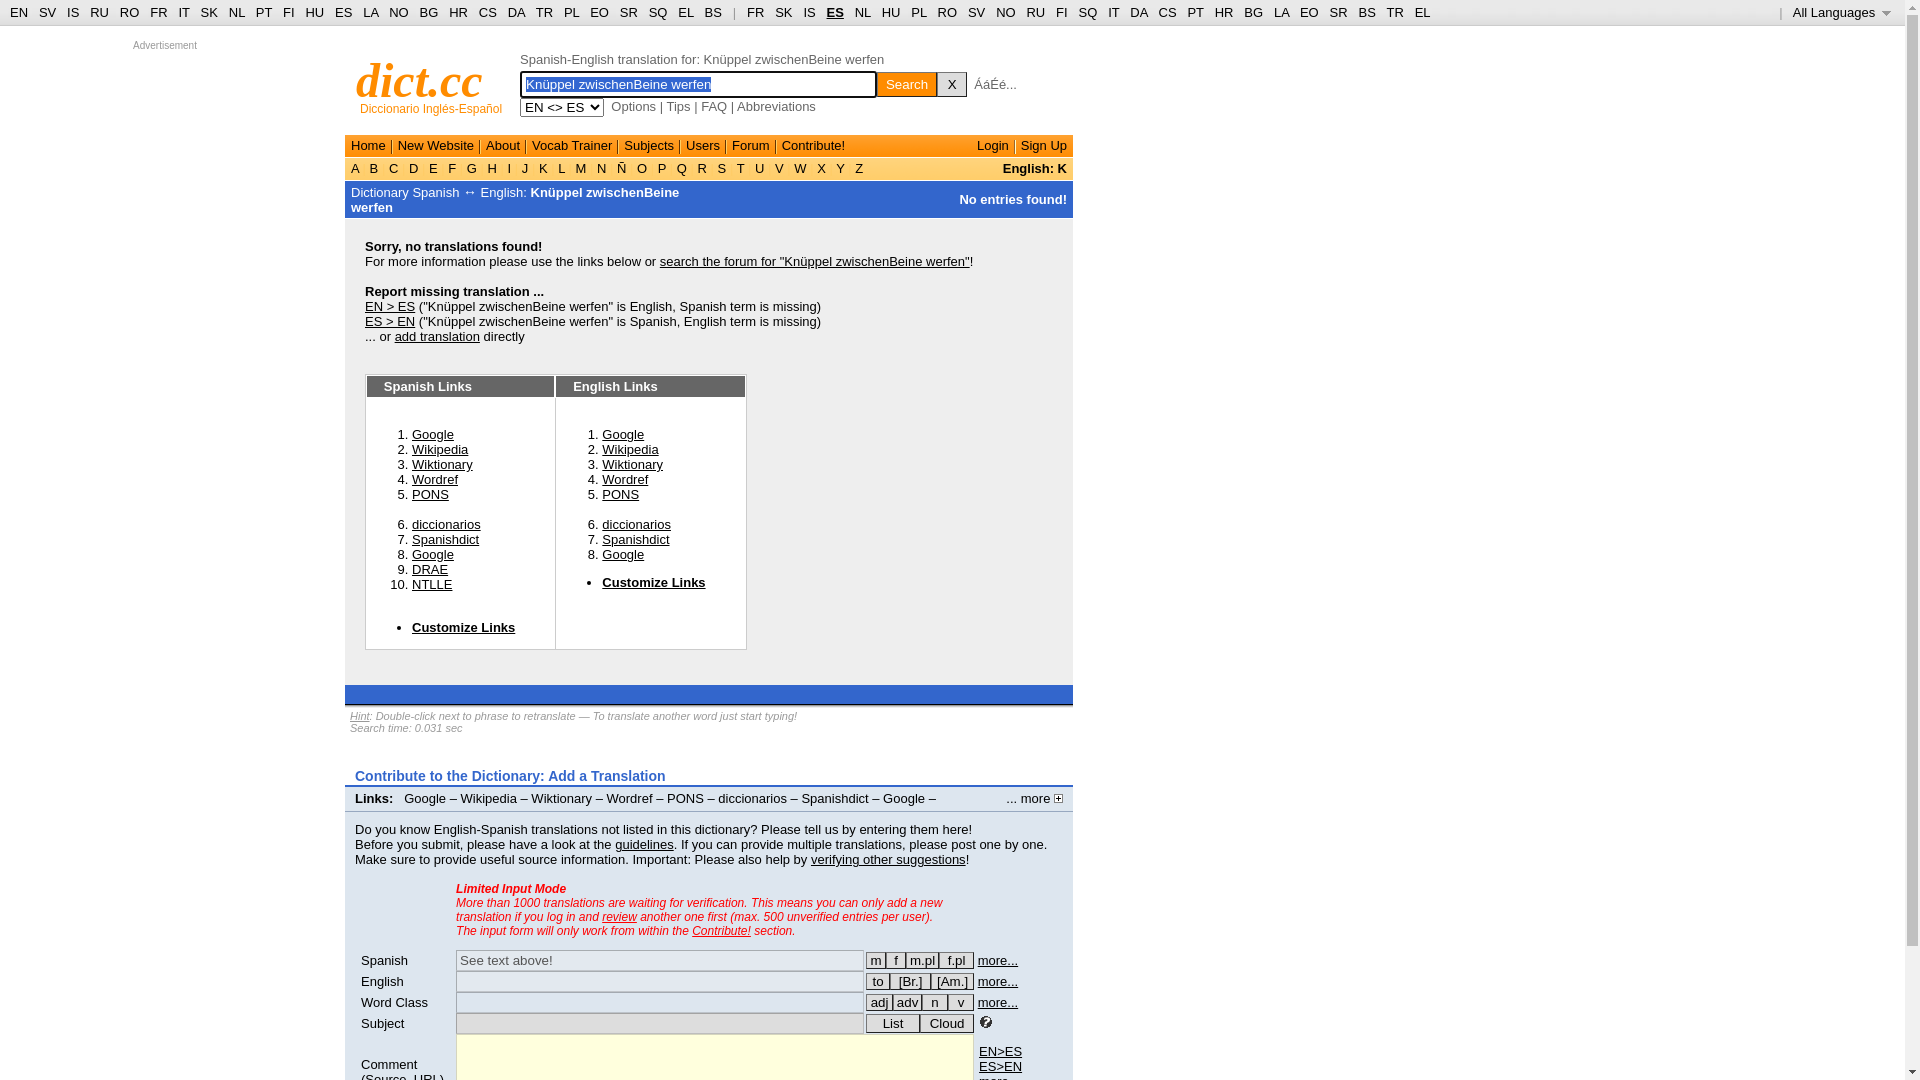 Image resolution: width=1920 pixels, height=1080 pixels. What do you see at coordinates (1252, 12) in the screenshot?
I see `'BG'` at bounding box center [1252, 12].